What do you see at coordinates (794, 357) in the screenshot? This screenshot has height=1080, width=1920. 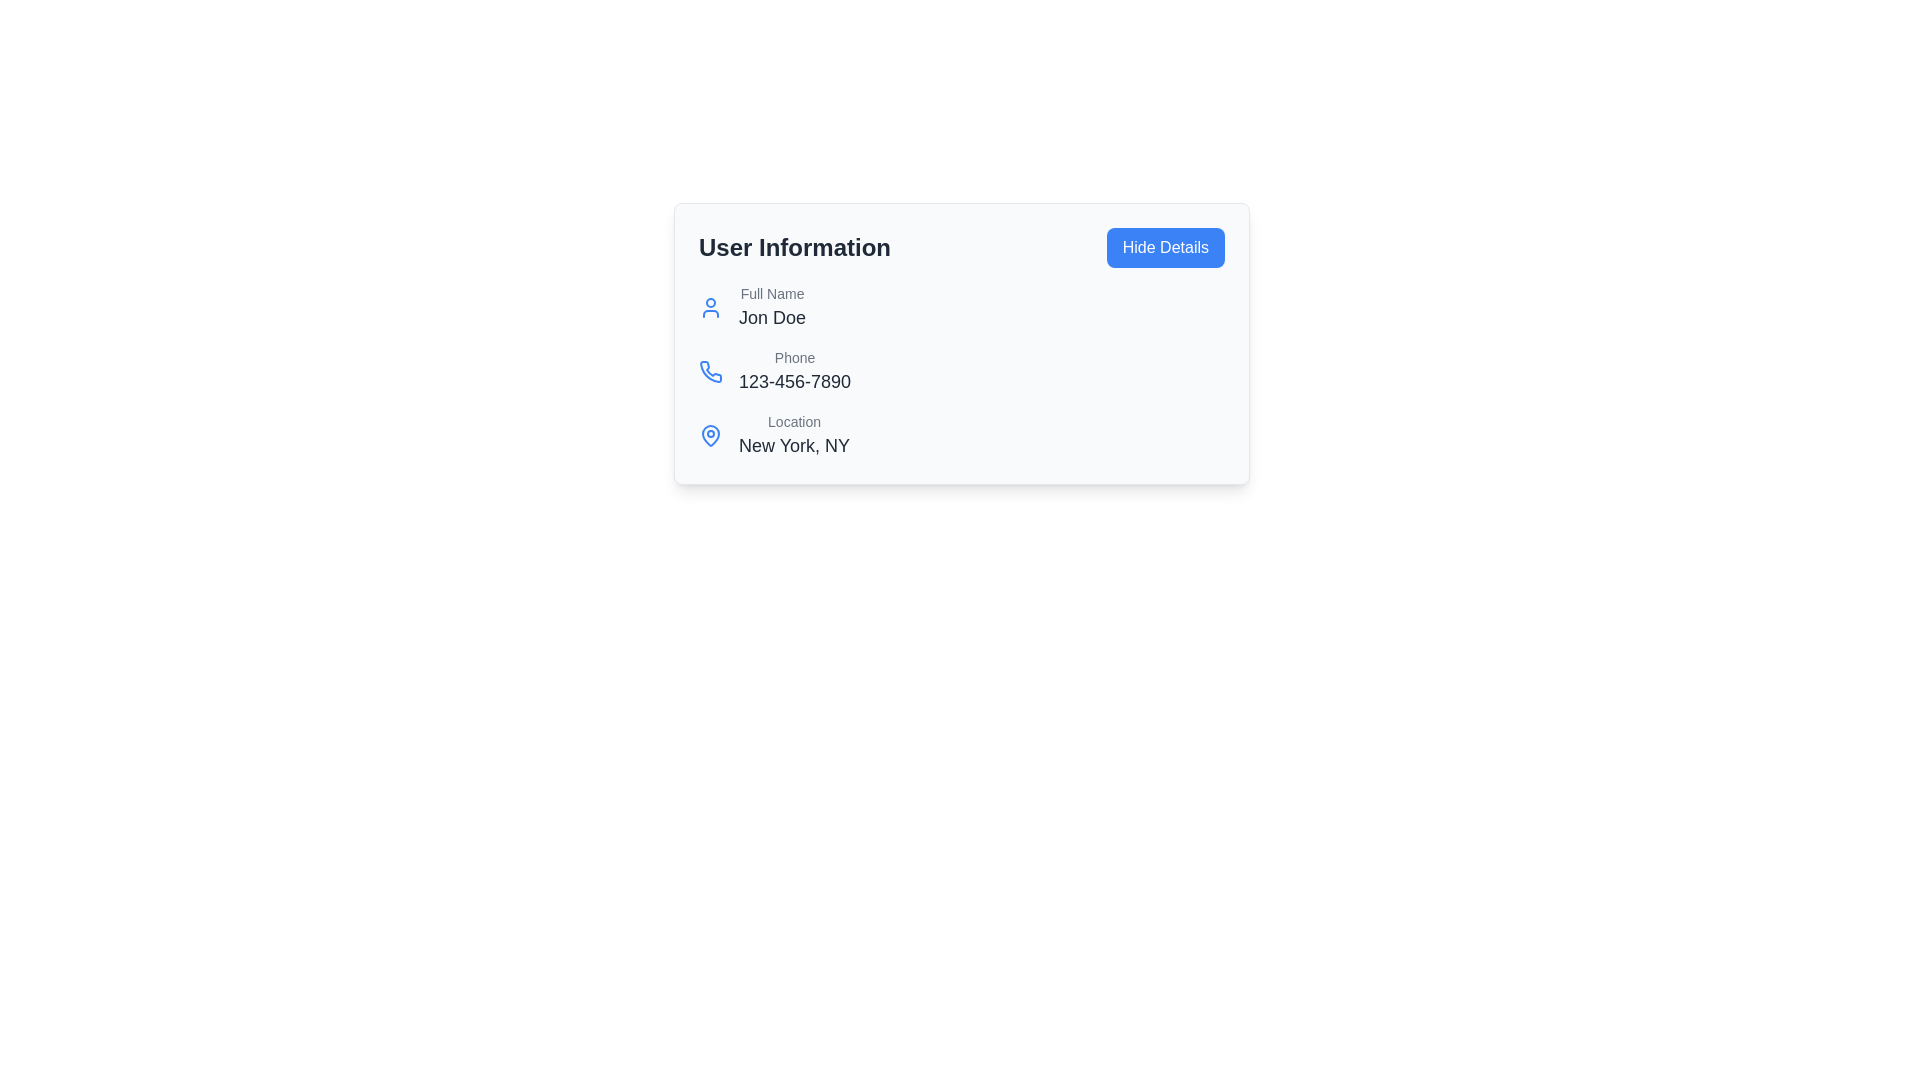 I see `the text label that describes the phone number, positioned below 'Full Name' and above '123-456-7890', to the right of the phone icon` at bounding box center [794, 357].